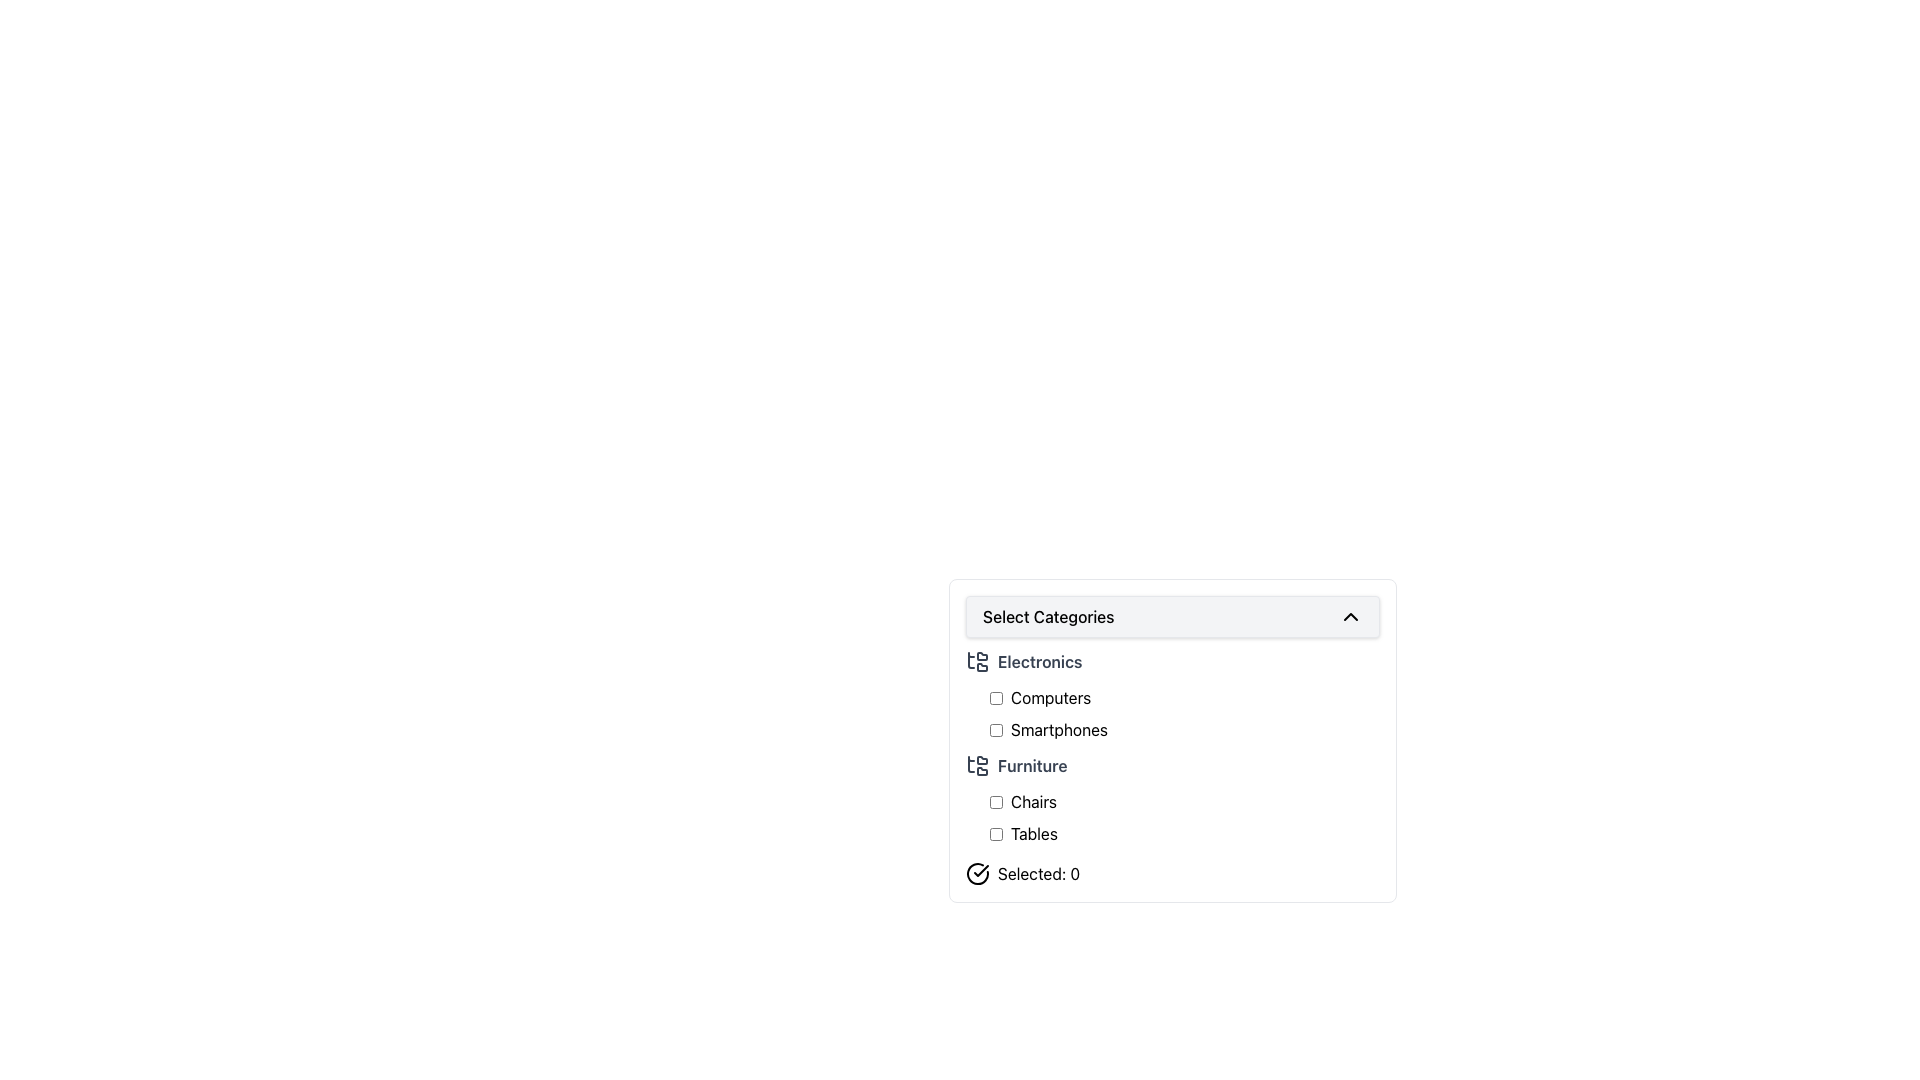  Describe the element at coordinates (978, 873) in the screenshot. I see `the visual state of the graphical icon shaped like a checkmark enclosed in a circle, which is located to the left of the text 'Selected: 0' at the bottom section of the category selection interface` at that location.